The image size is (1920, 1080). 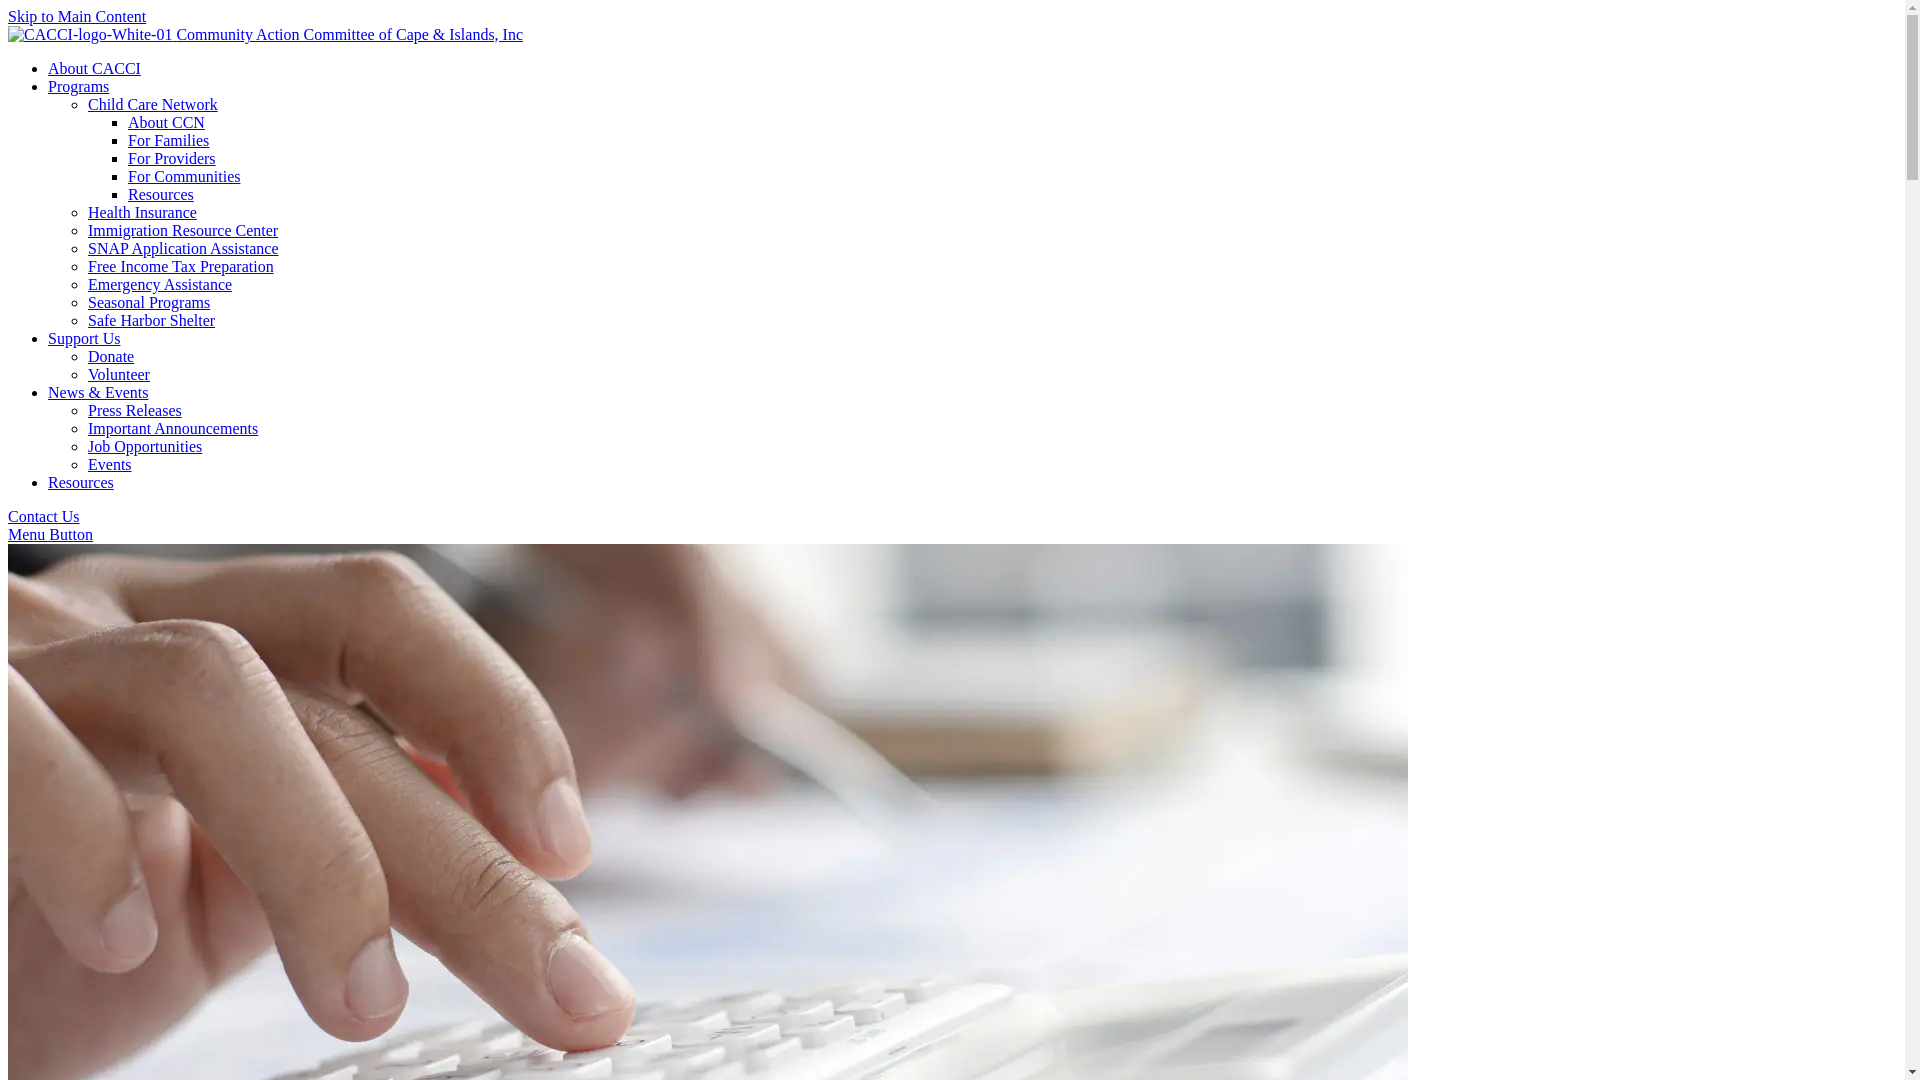 What do you see at coordinates (82, 337) in the screenshot?
I see `'Support Us'` at bounding box center [82, 337].